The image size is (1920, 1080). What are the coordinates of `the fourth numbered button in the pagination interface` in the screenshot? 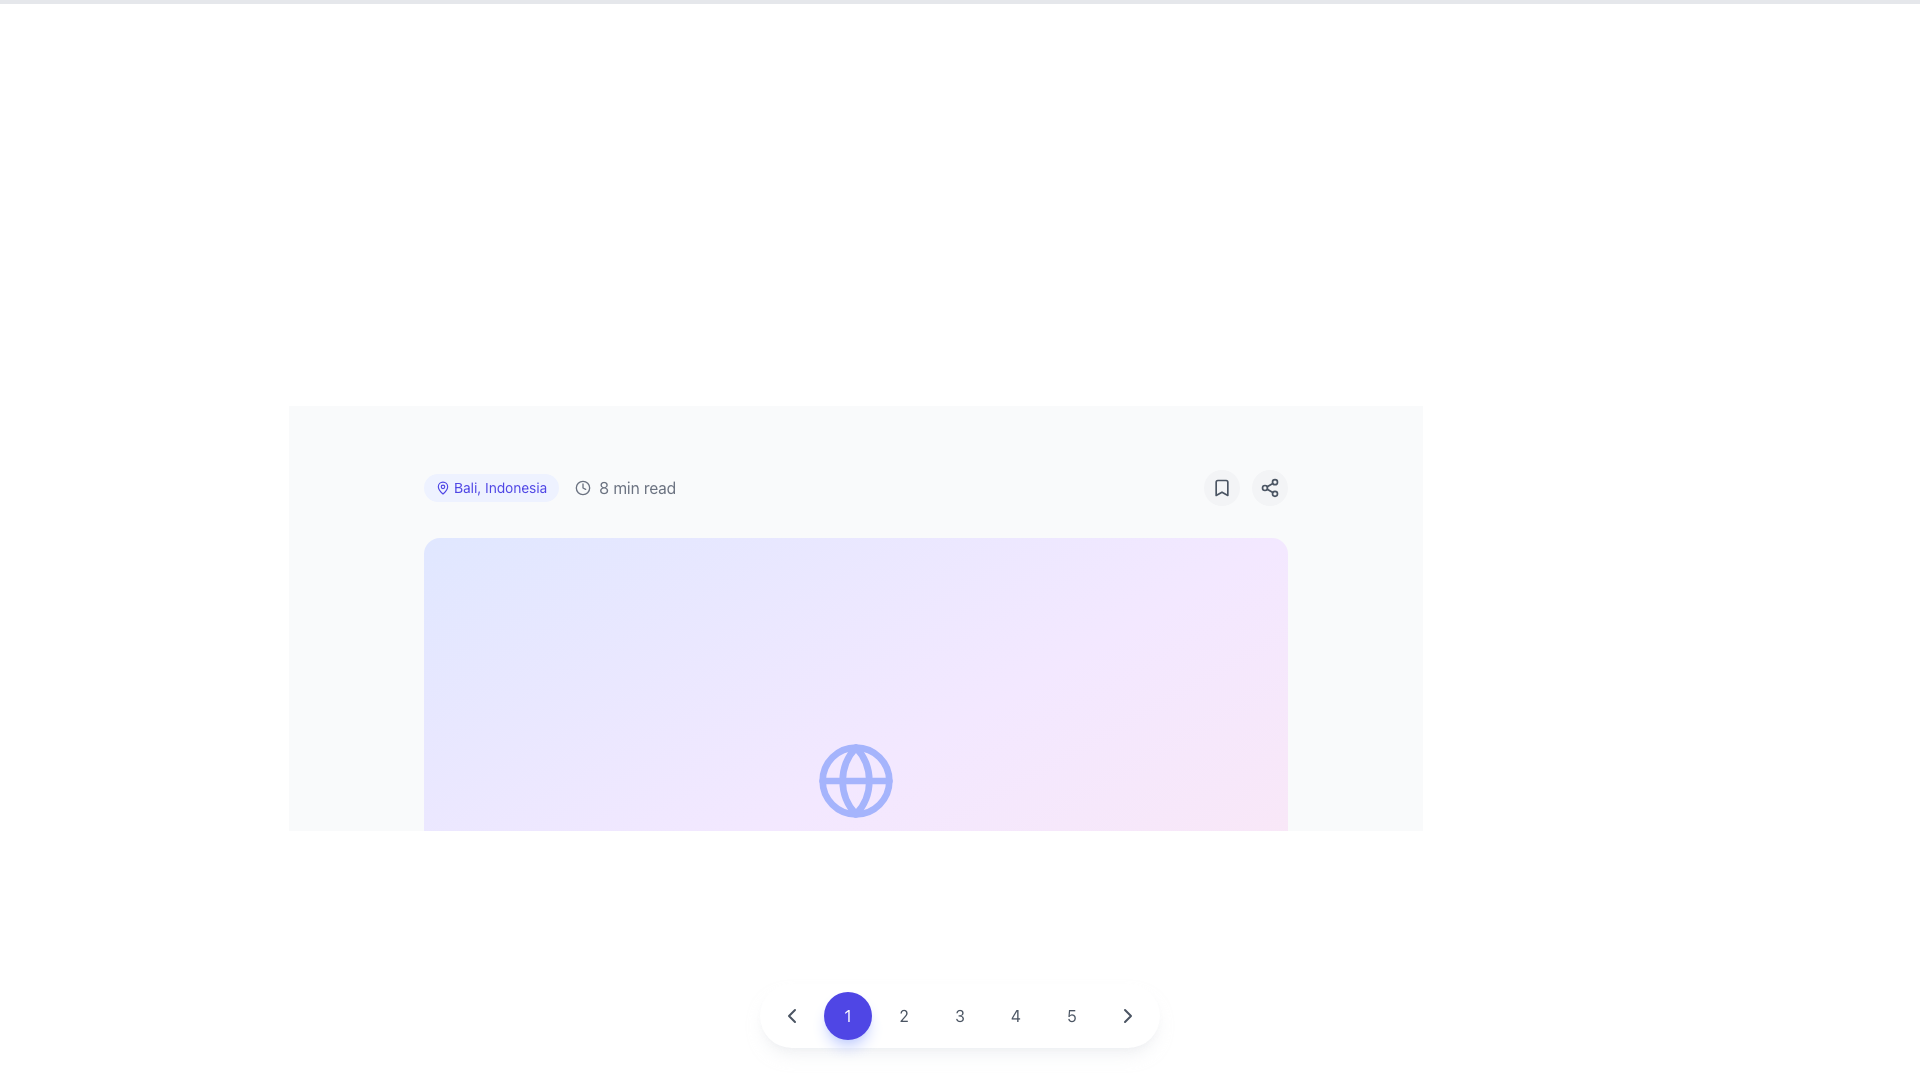 It's located at (1016, 1015).